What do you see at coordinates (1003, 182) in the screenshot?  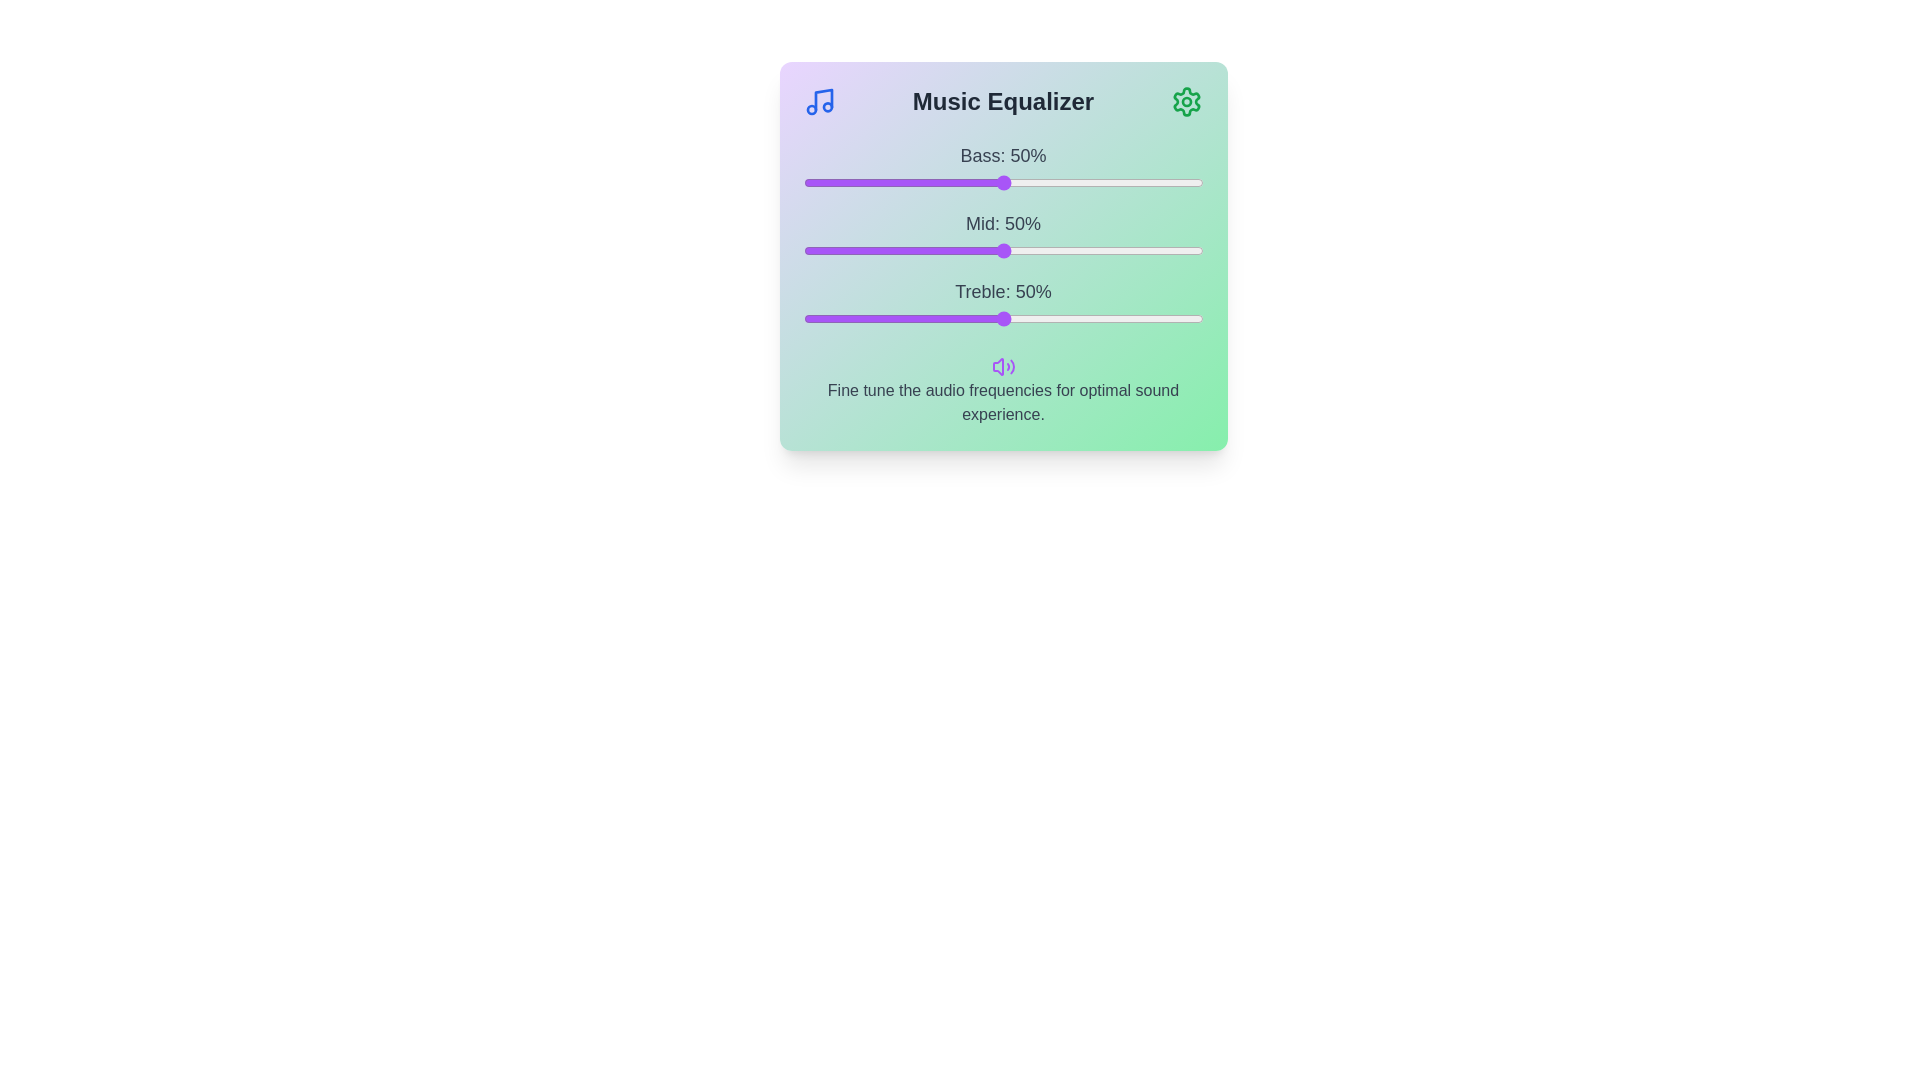 I see `the bass slider to 50%` at bounding box center [1003, 182].